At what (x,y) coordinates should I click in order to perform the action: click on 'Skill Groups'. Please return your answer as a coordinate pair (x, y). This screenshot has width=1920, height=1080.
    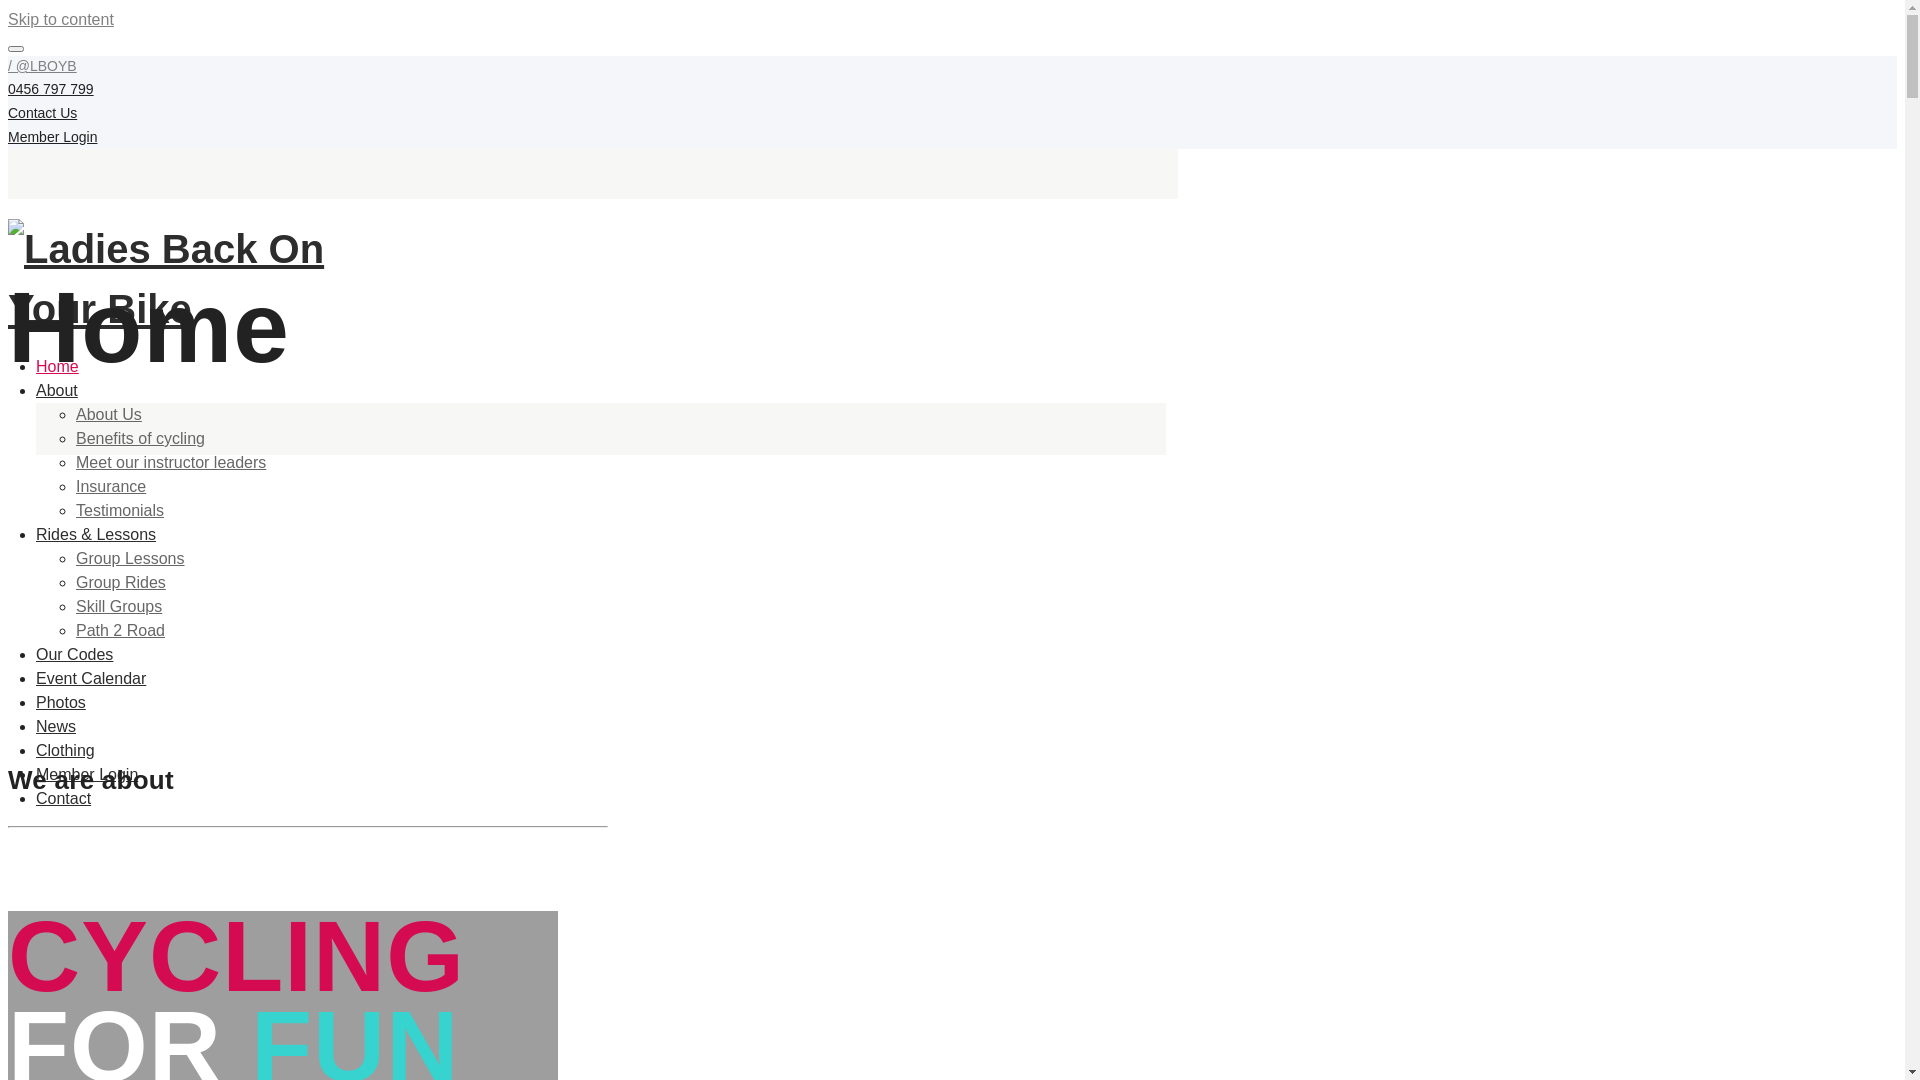
    Looking at the image, I should click on (118, 605).